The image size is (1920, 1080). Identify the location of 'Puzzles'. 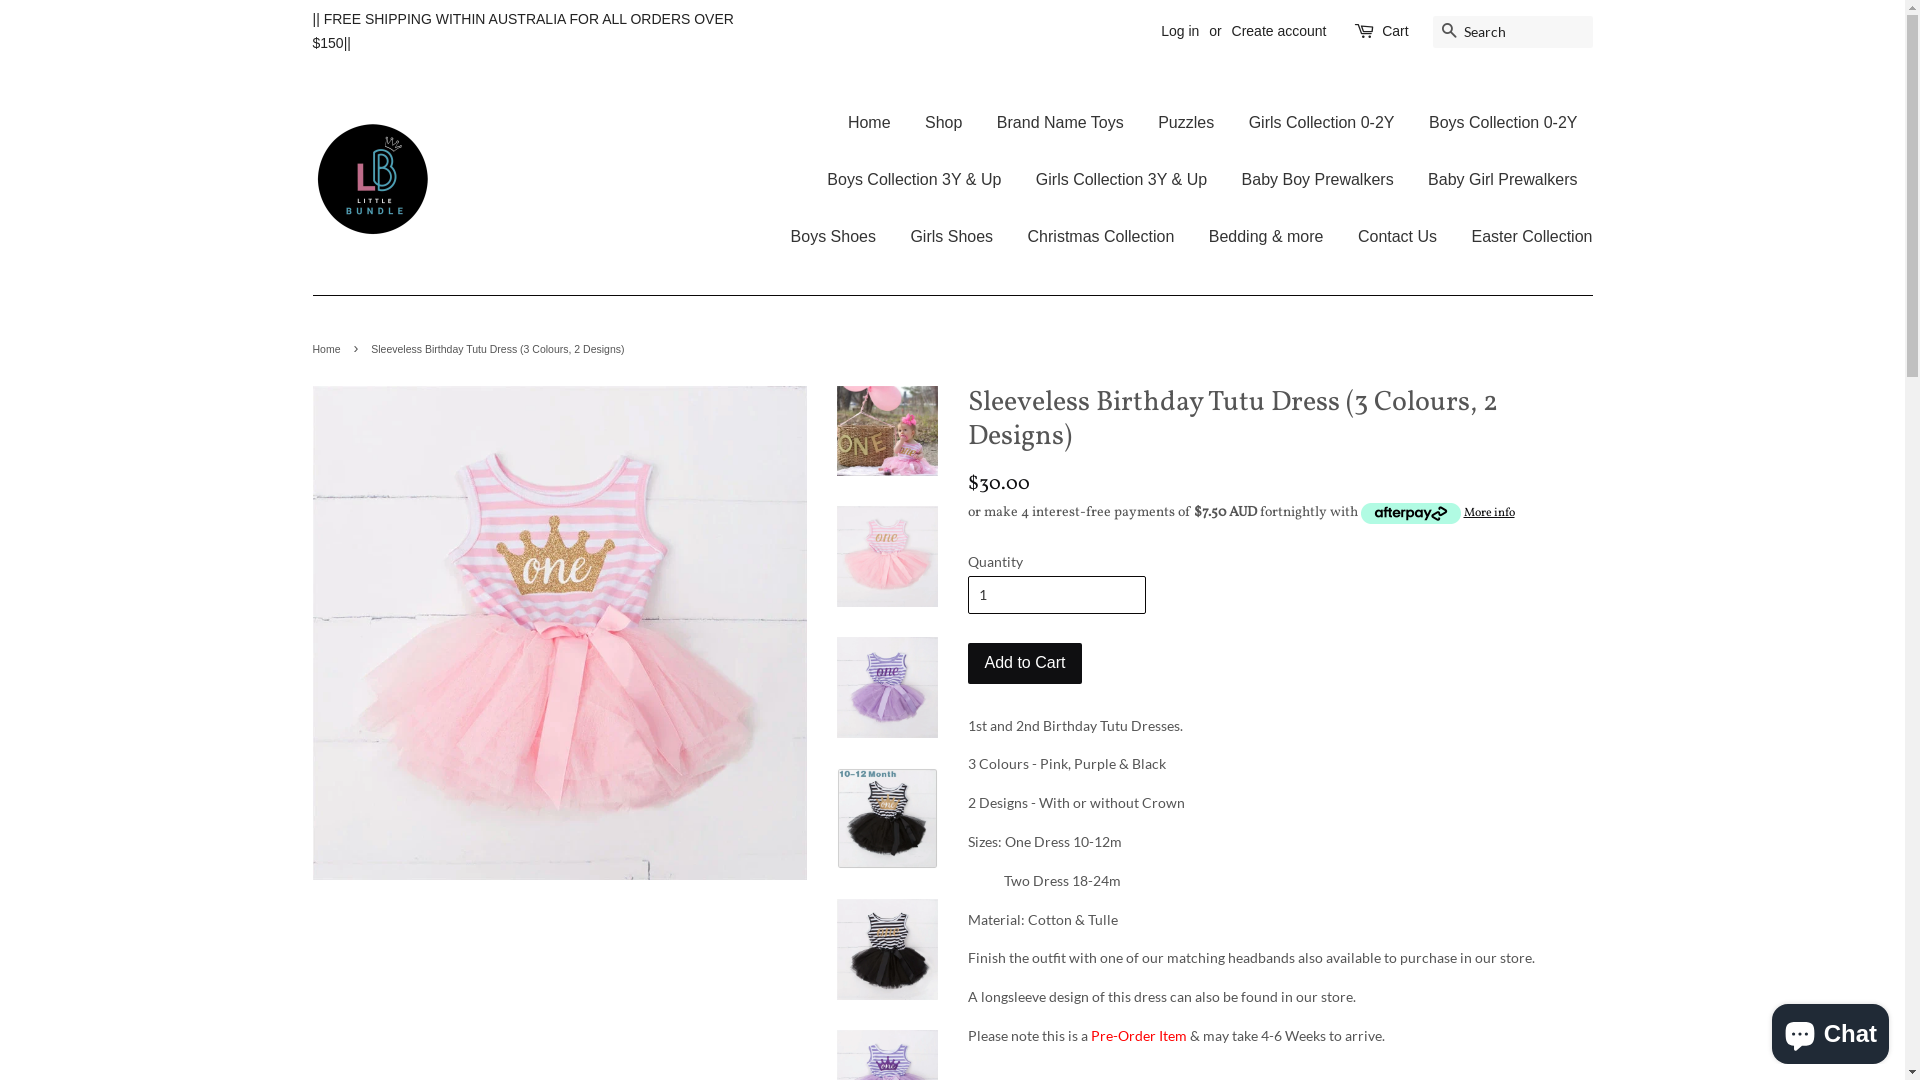
(1185, 122).